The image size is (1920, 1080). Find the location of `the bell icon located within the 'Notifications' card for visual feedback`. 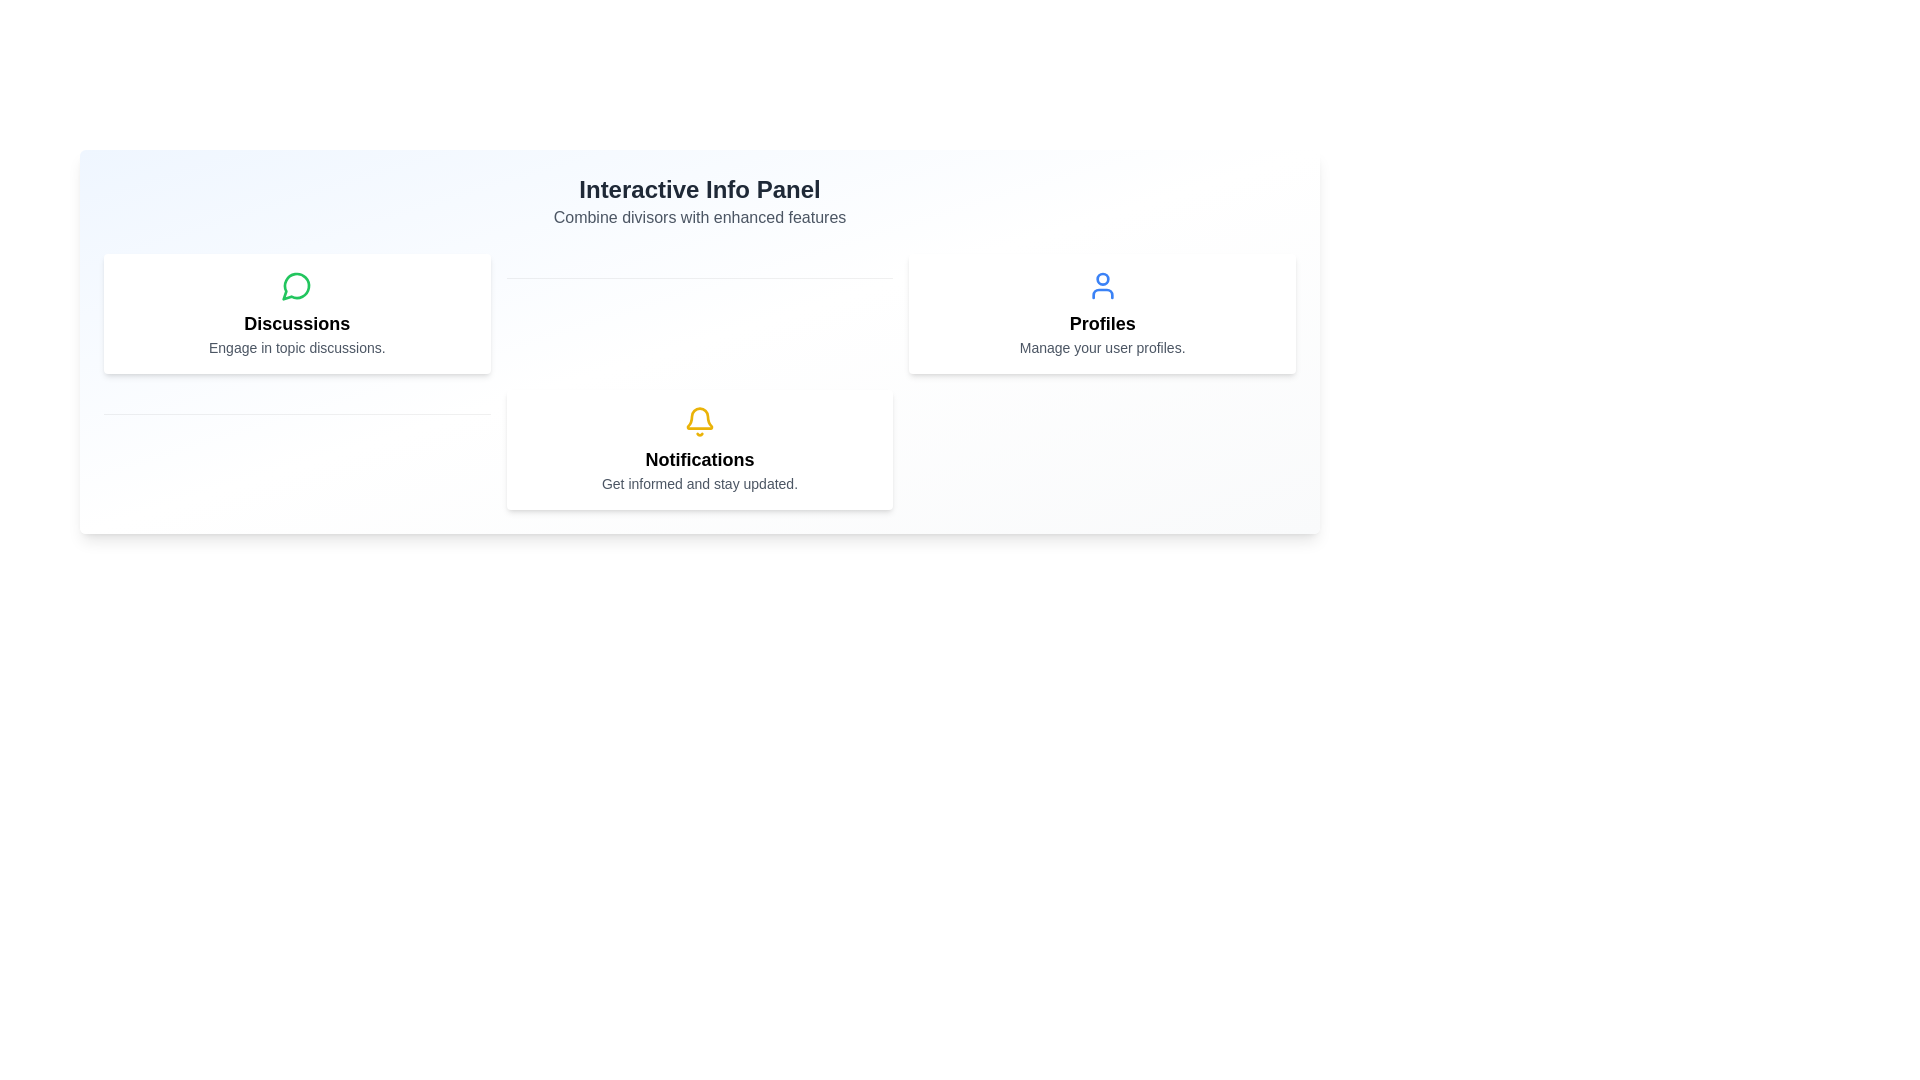

the bell icon located within the 'Notifications' card for visual feedback is located at coordinates (700, 420).